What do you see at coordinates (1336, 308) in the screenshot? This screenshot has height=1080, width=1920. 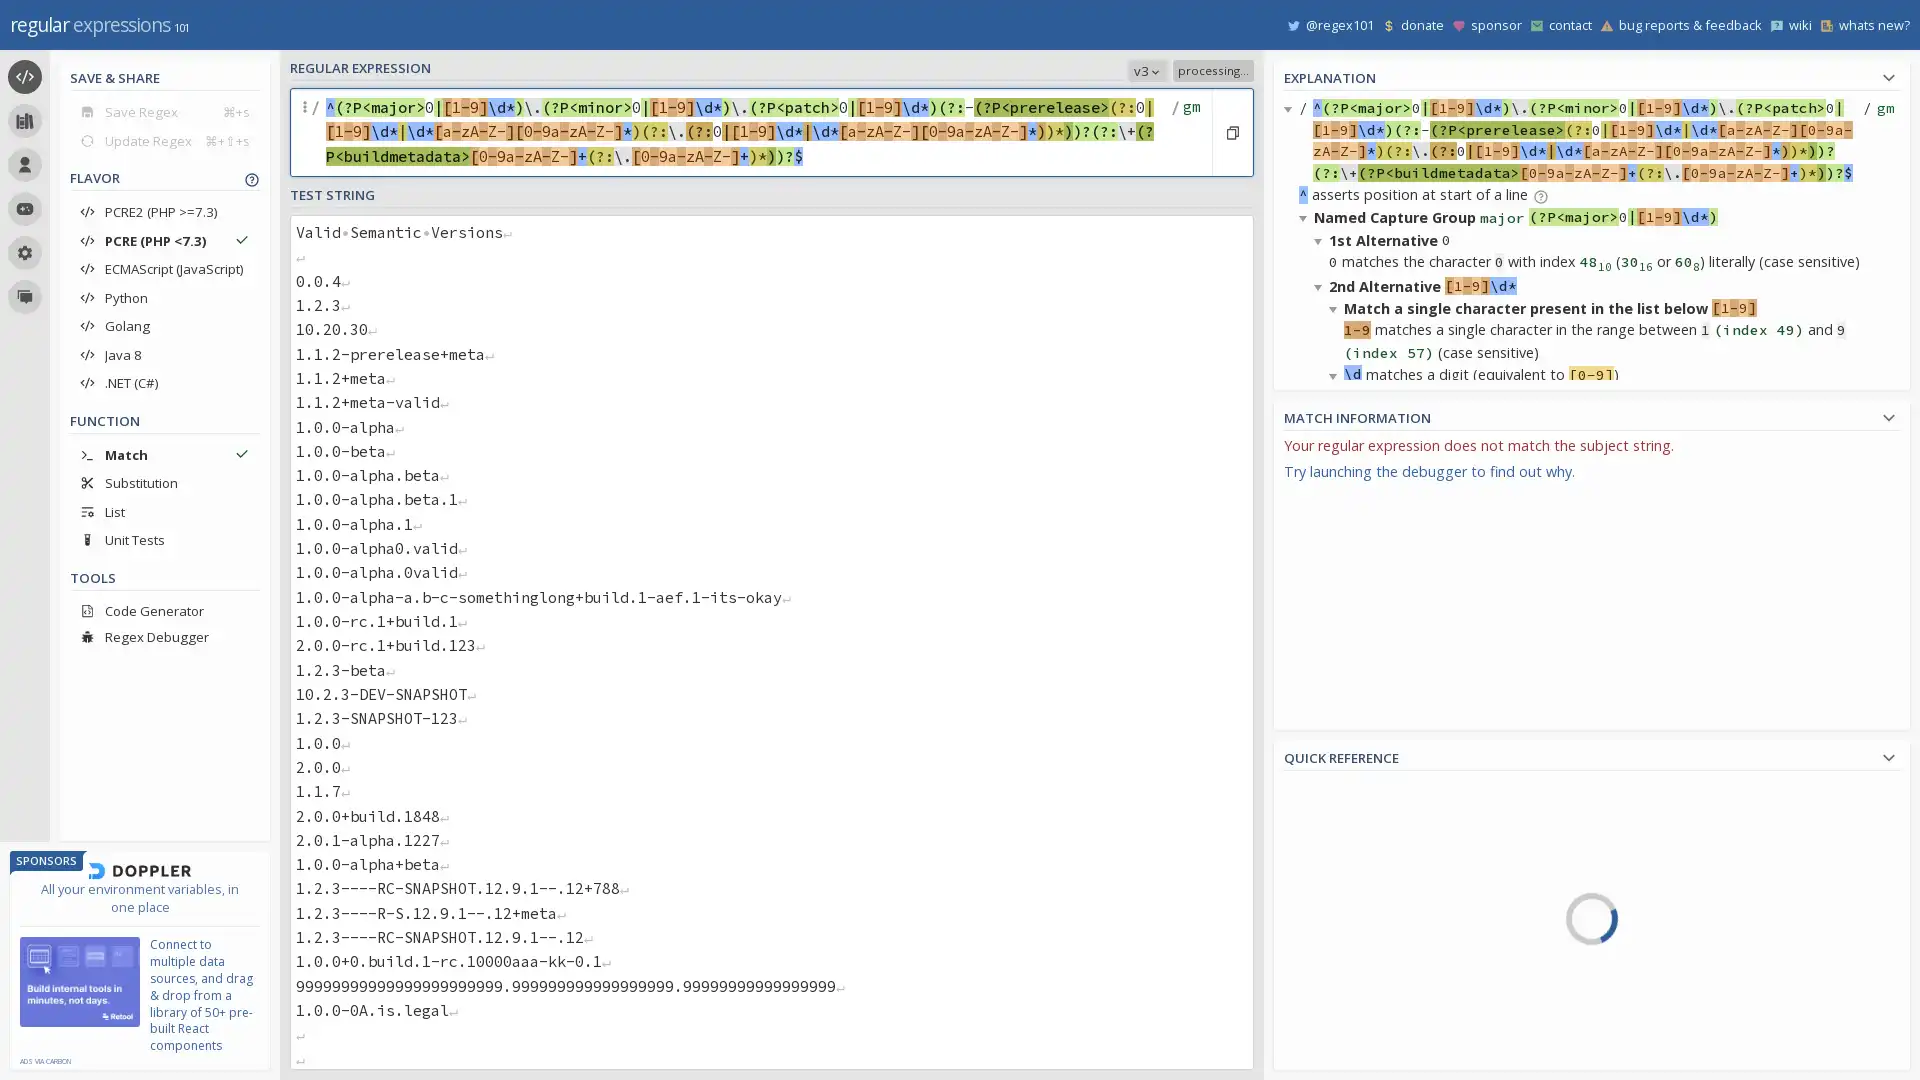 I see `Collapse Subtree` at bounding box center [1336, 308].